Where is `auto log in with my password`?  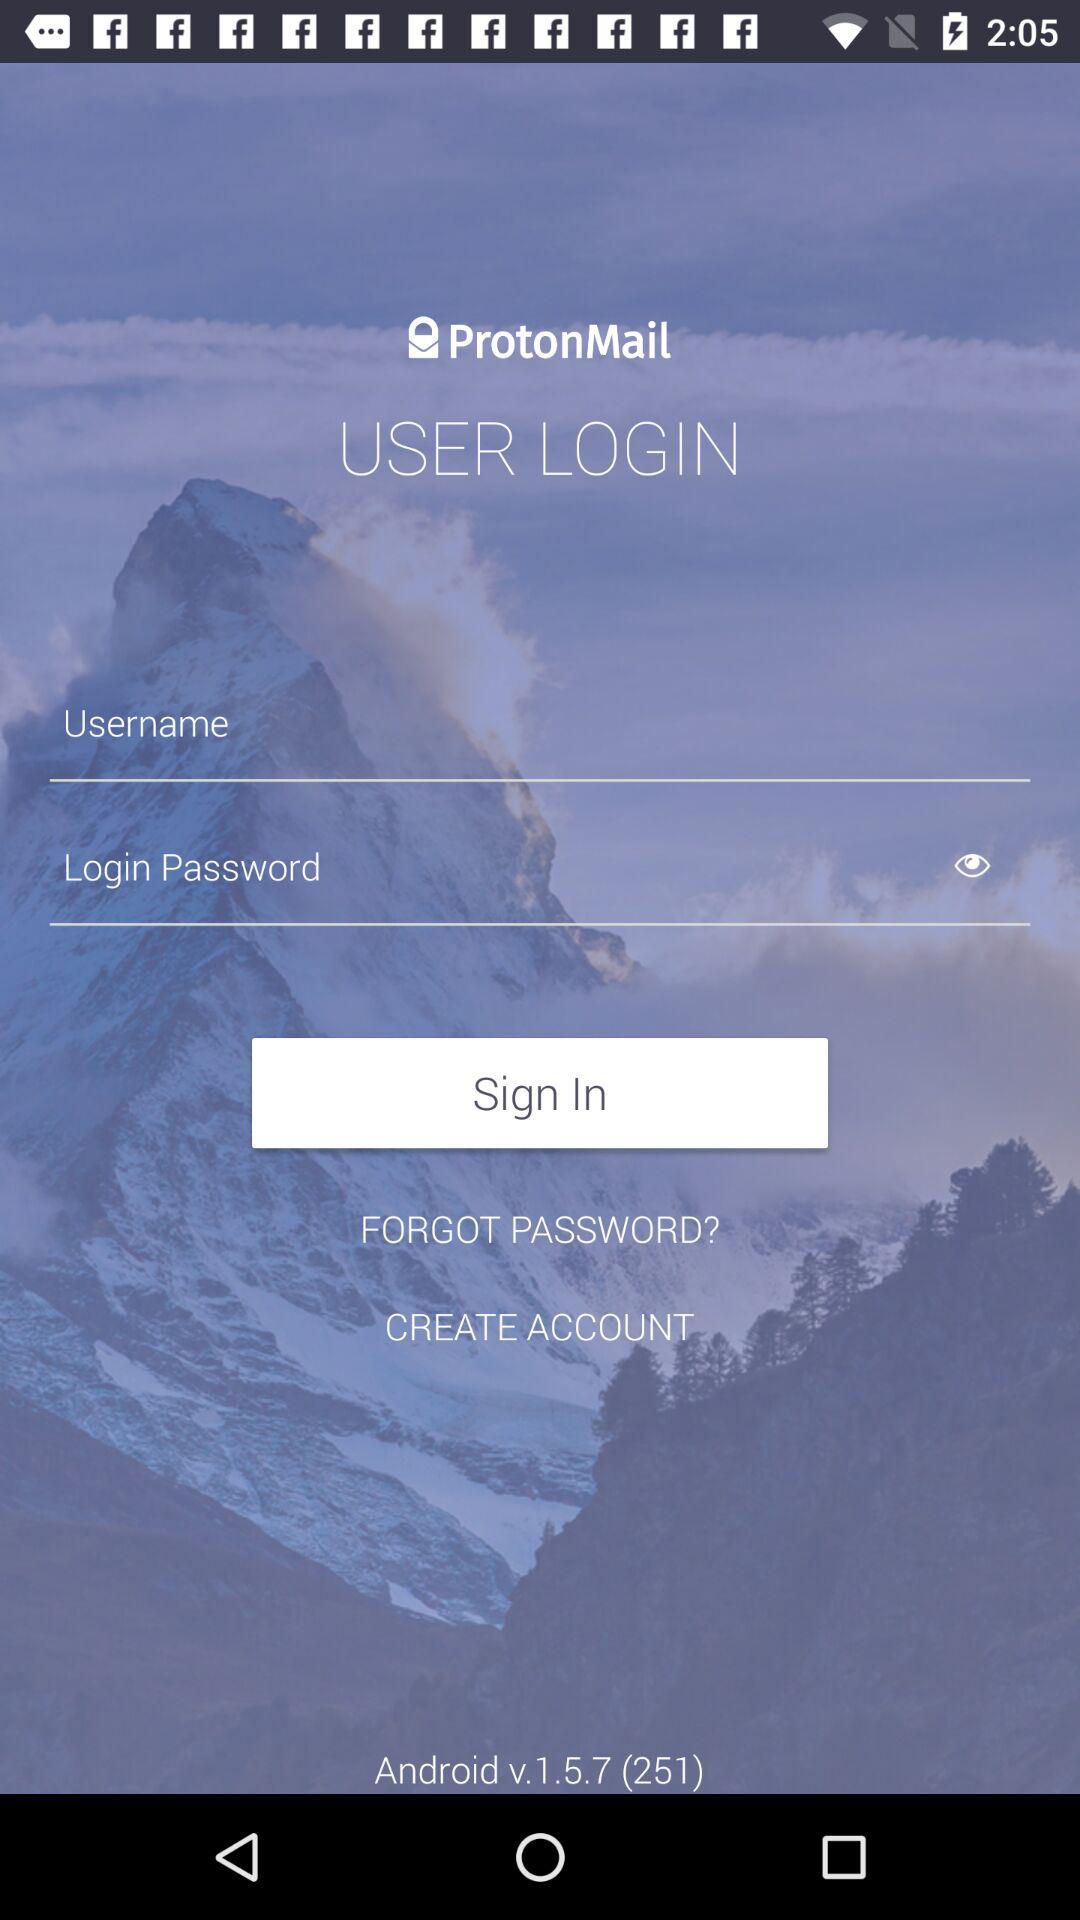 auto log in with my password is located at coordinates (540, 866).